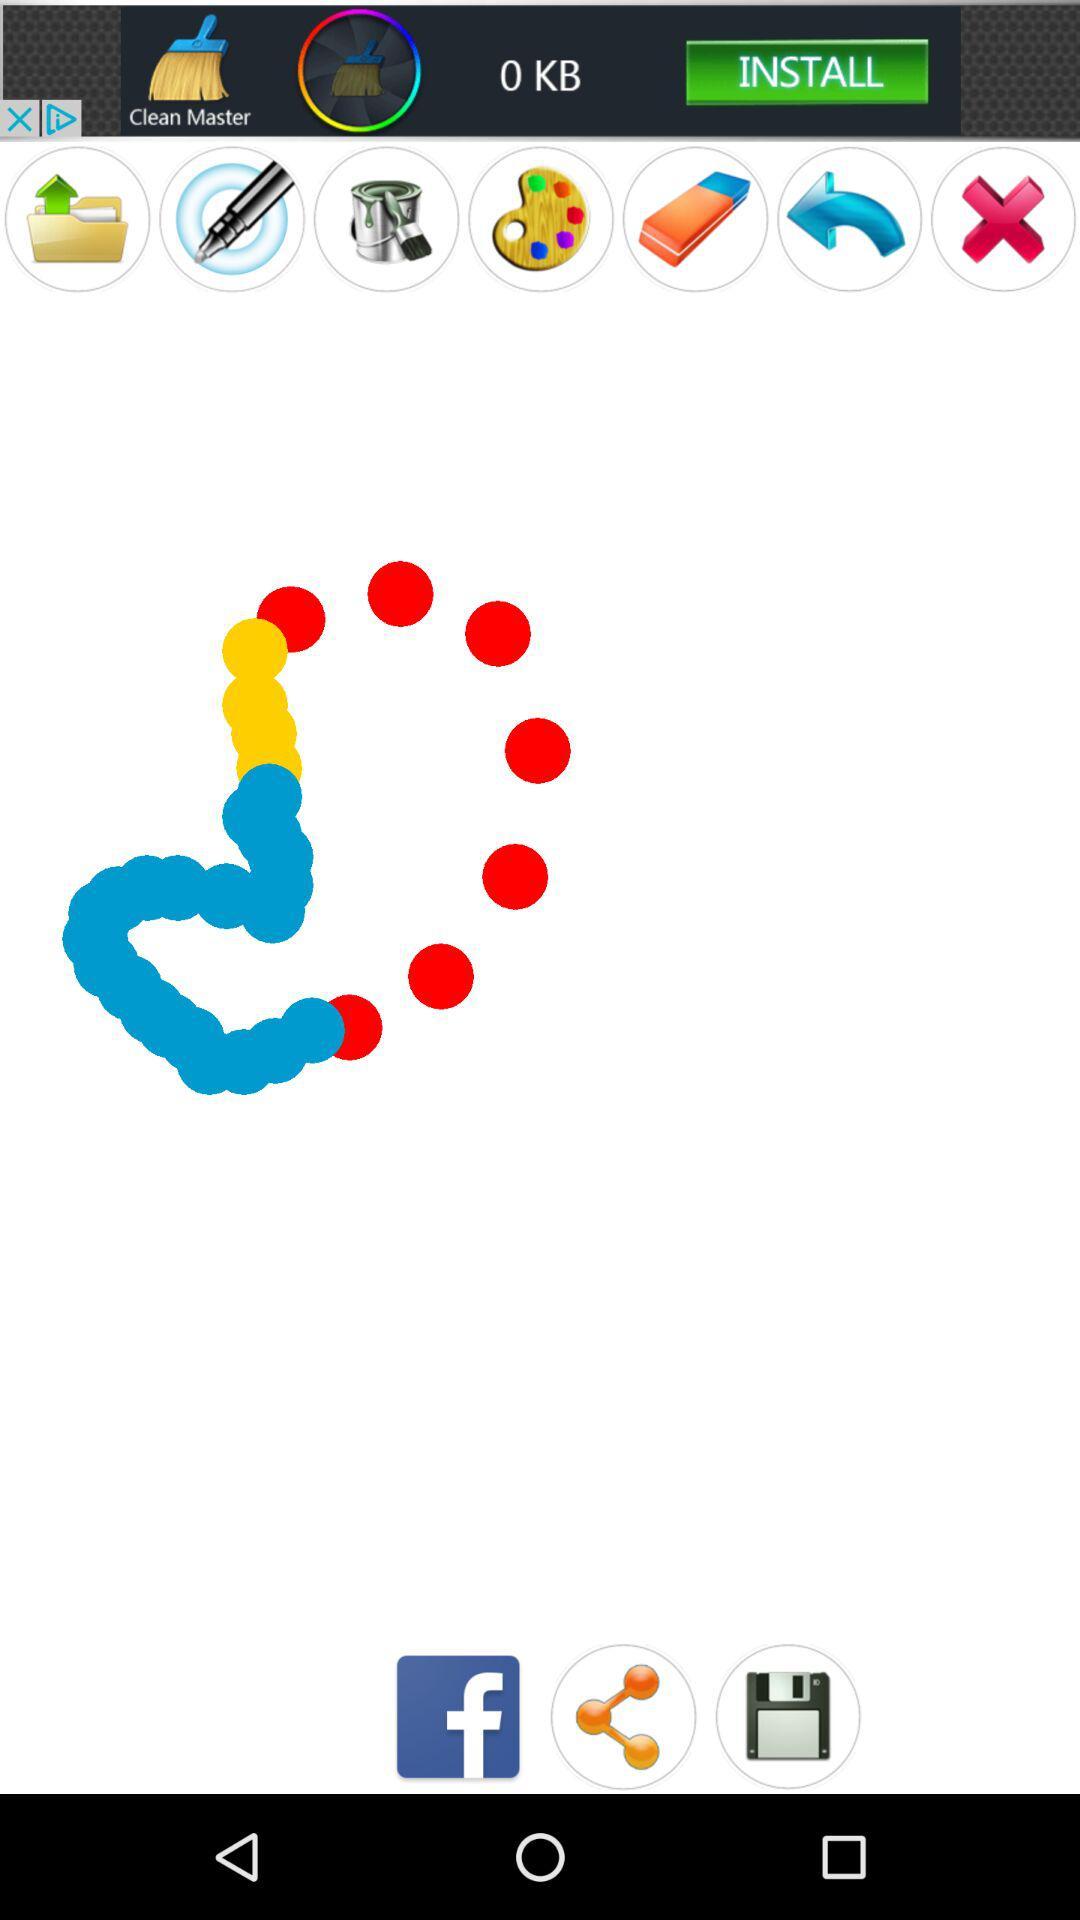  I want to click on the edit icon, so click(230, 234).